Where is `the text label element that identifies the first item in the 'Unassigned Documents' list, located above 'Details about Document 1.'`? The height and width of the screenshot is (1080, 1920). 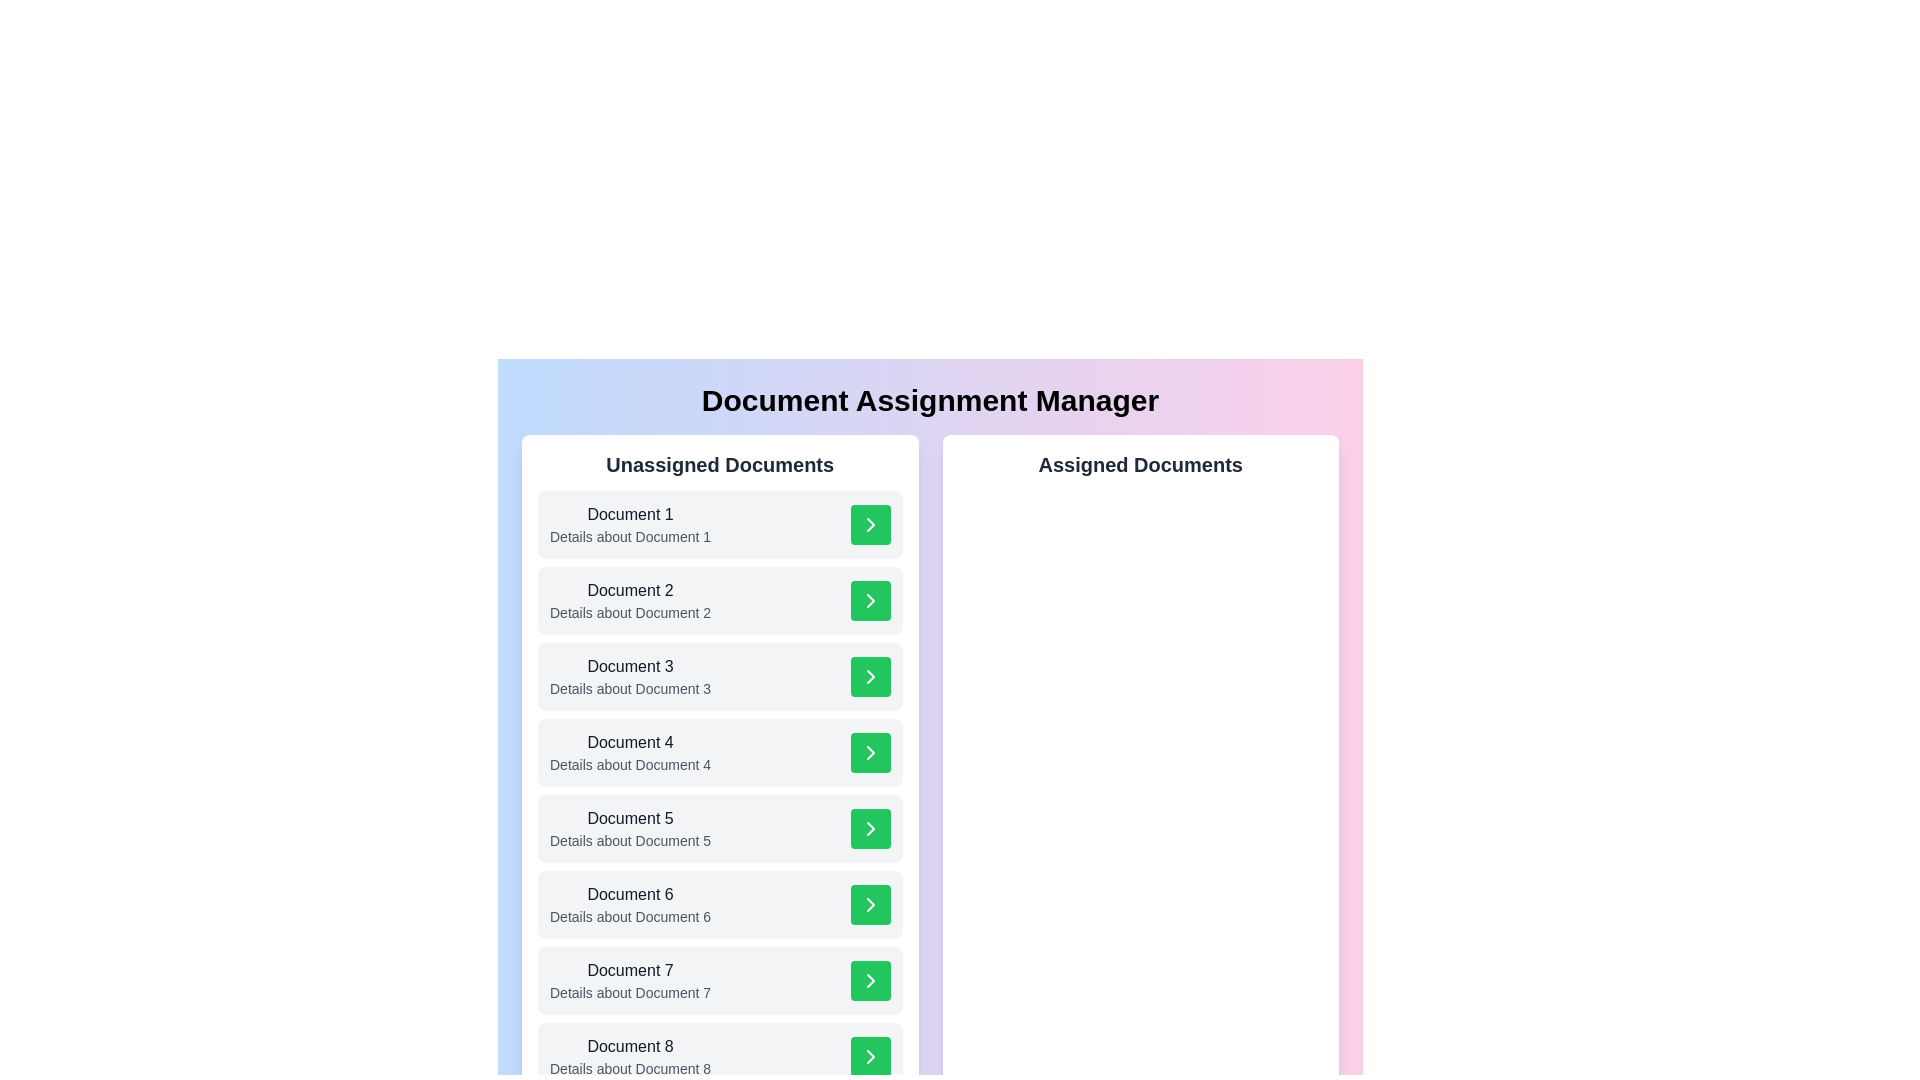
the text label element that identifies the first item in the 'Unassigned Documents' list, located above 'Details about Document 1.' is located at coordinates (629, 514).